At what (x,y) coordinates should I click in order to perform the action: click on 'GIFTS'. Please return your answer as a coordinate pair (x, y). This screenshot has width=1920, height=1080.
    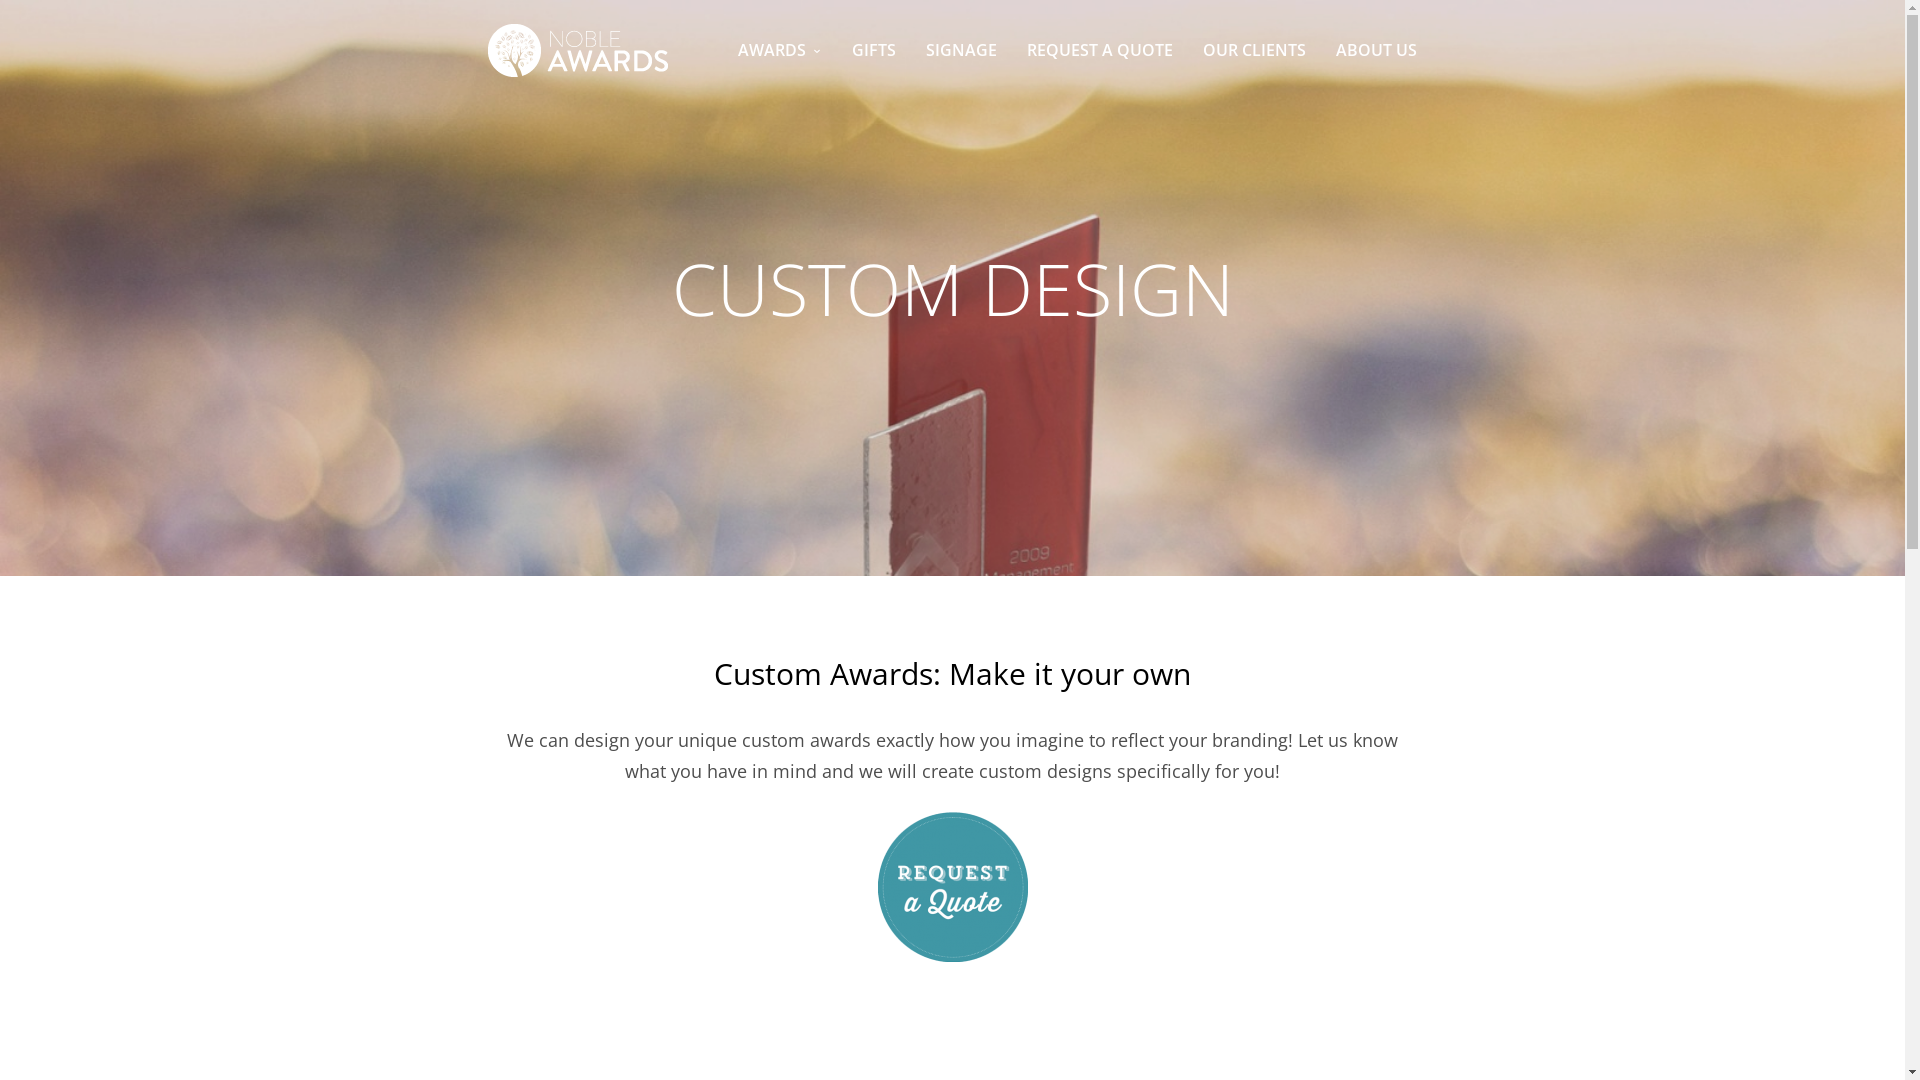
    Looking at the image, I should click on (873, 49).